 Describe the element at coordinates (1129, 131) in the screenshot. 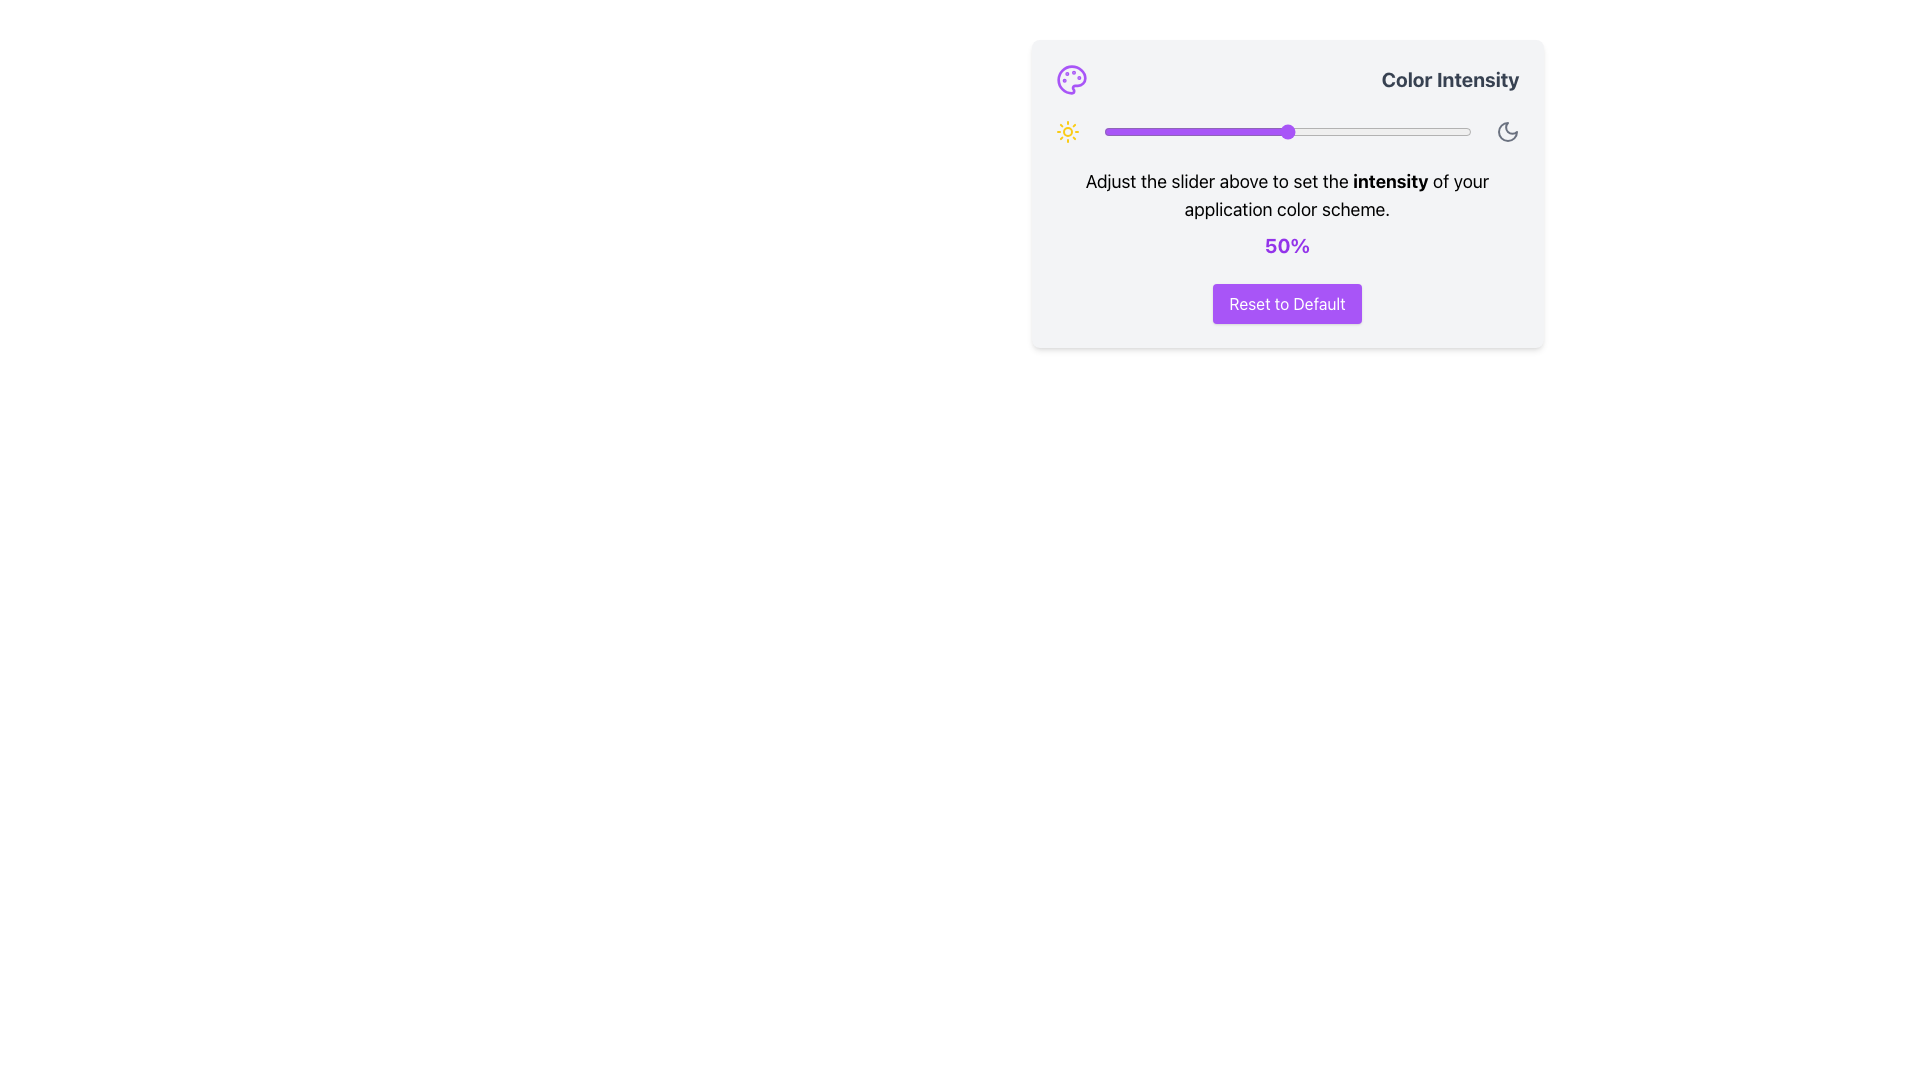

I see `the color intensity slider` at that location.